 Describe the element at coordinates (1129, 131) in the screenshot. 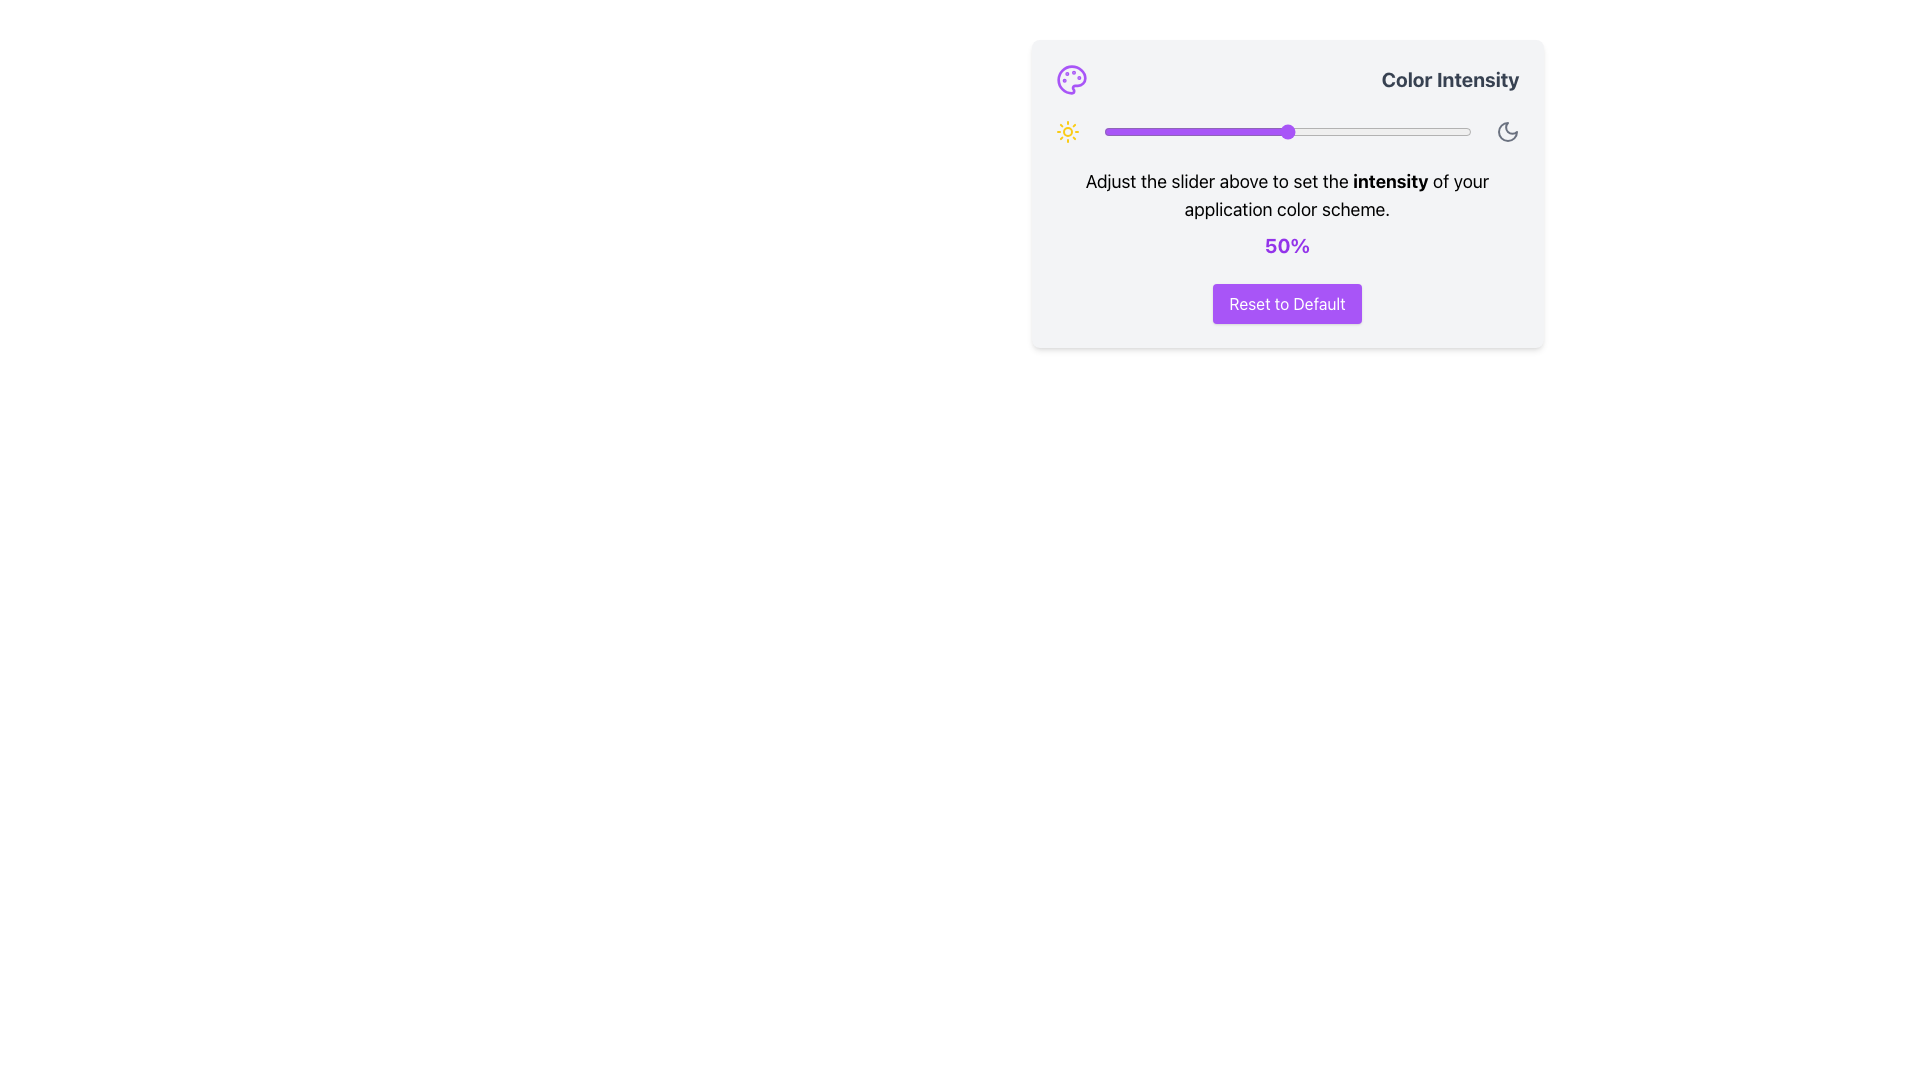

I see `the color intensity slider` at that location.